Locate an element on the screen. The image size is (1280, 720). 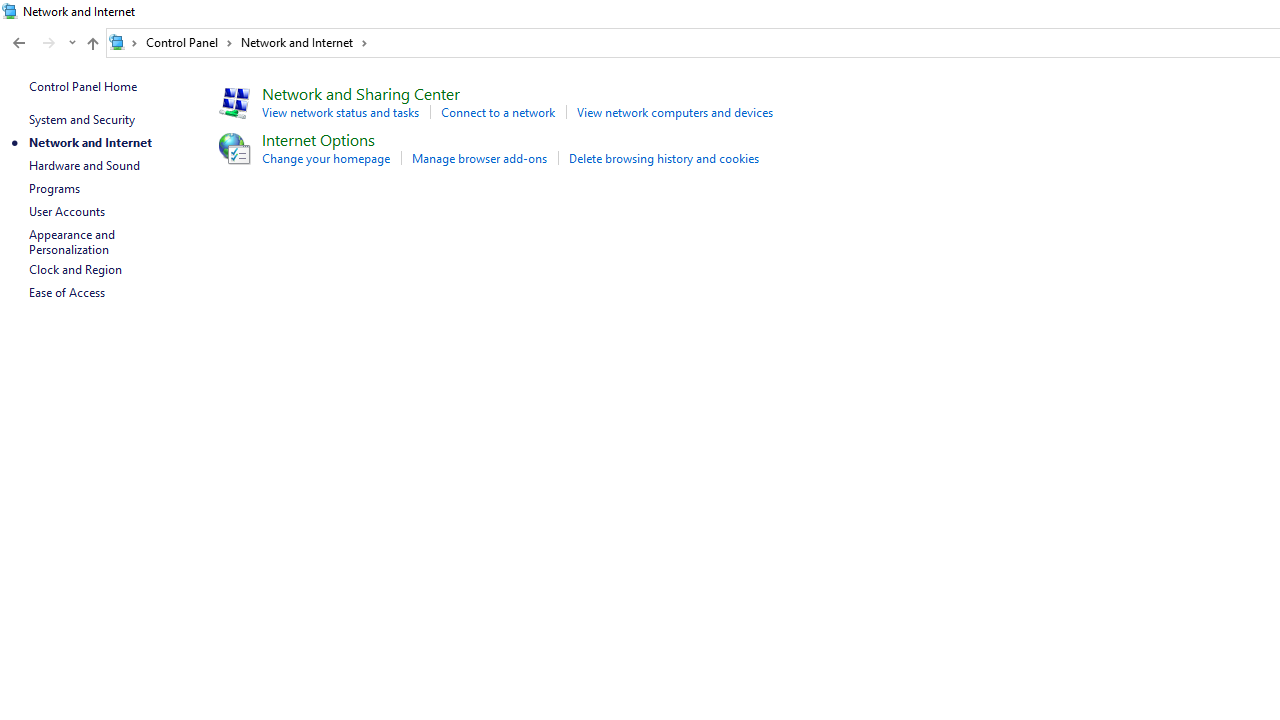
'Control Panel Home' is located at coordinates (82, 85).